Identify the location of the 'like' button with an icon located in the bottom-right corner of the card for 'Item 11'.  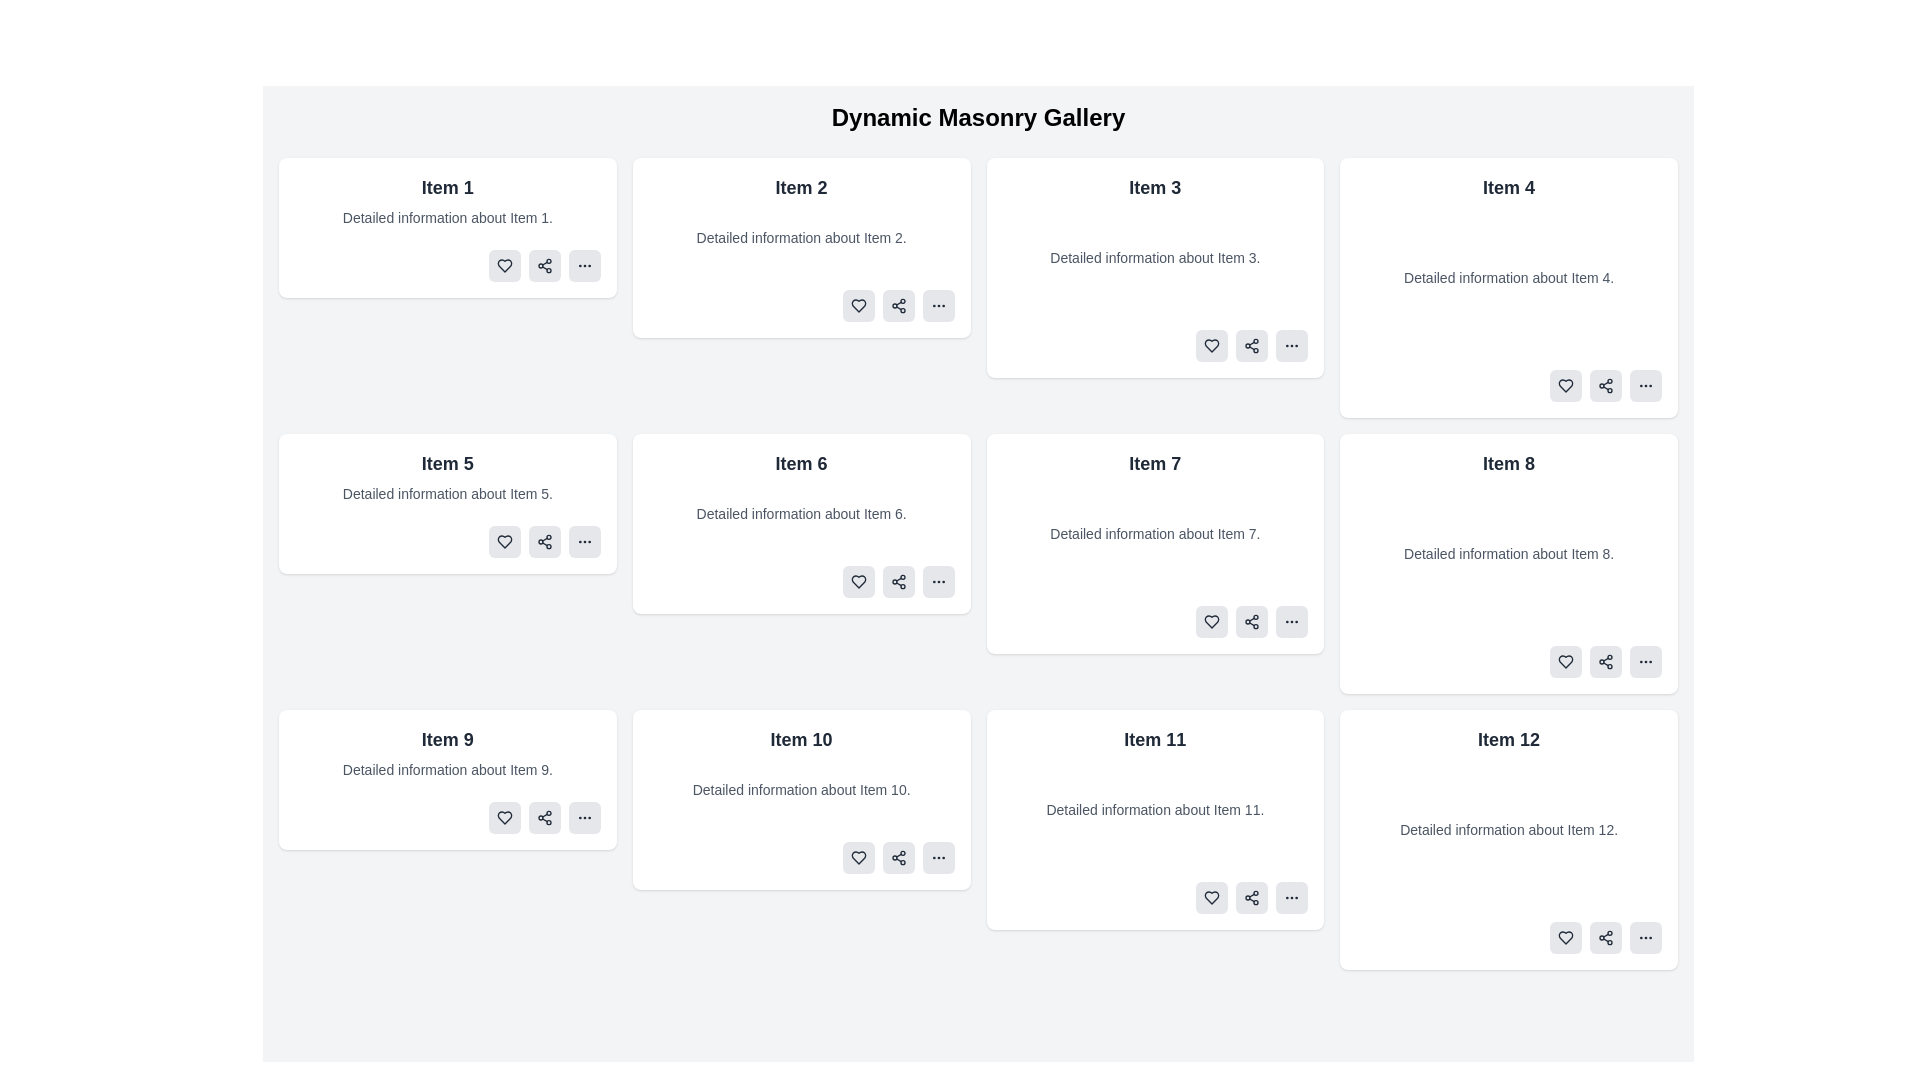
(1211, 897).